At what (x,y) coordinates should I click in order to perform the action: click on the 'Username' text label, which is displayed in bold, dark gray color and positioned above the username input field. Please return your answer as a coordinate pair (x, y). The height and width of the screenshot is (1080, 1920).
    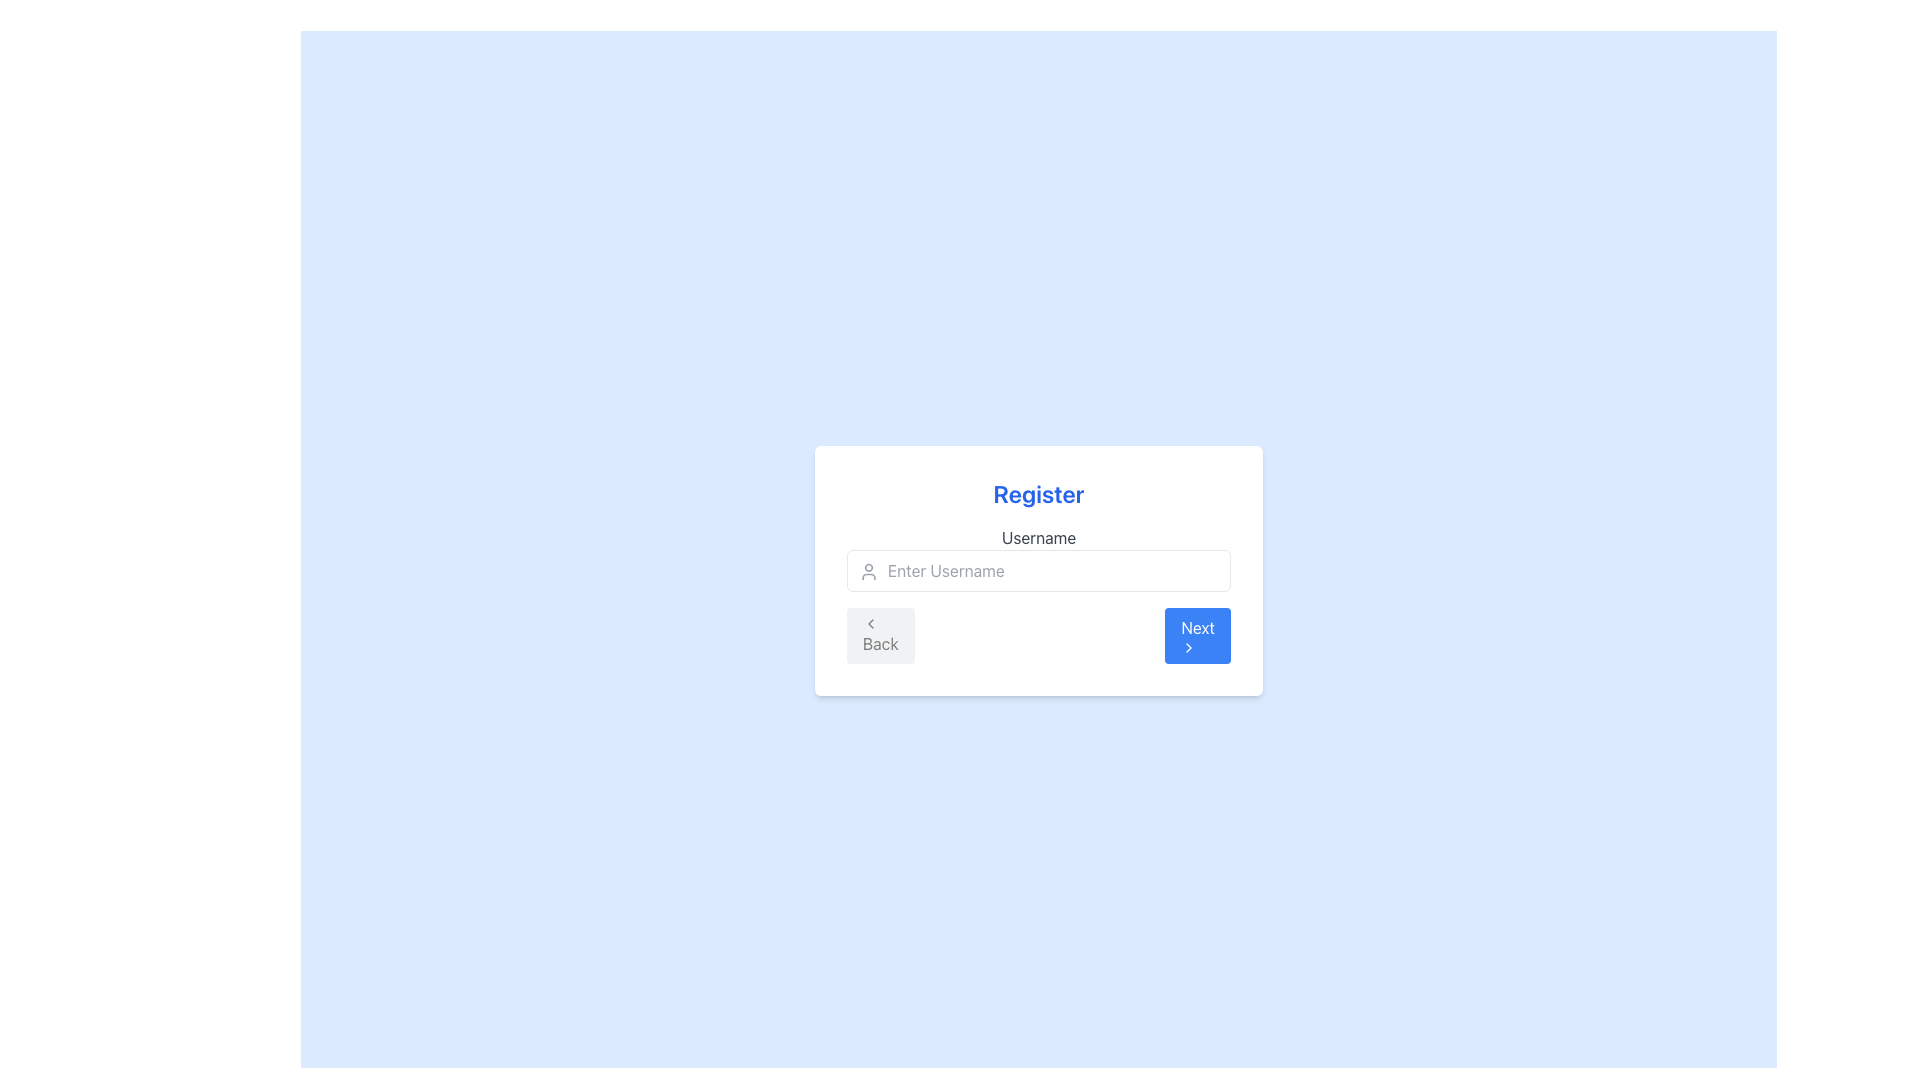
    Looking at the image, I should click on (1038, 536).